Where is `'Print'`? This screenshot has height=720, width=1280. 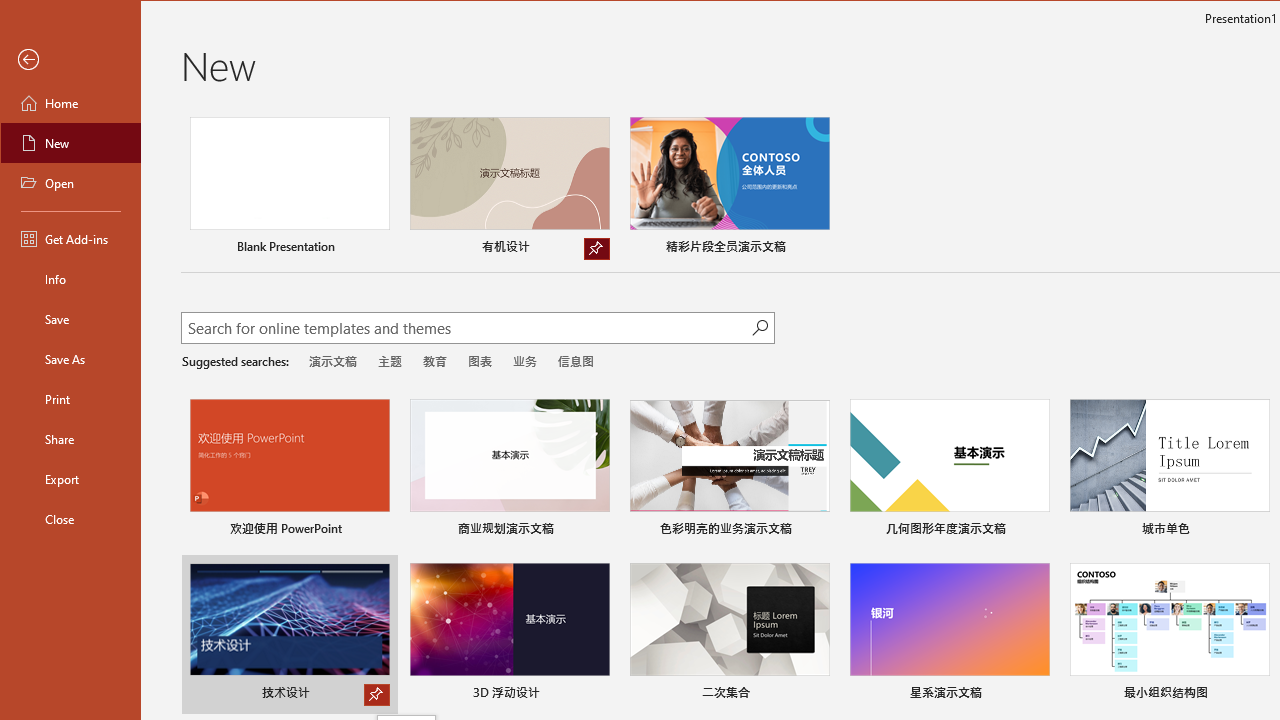 'Print' is located at coordinates (71, 398).